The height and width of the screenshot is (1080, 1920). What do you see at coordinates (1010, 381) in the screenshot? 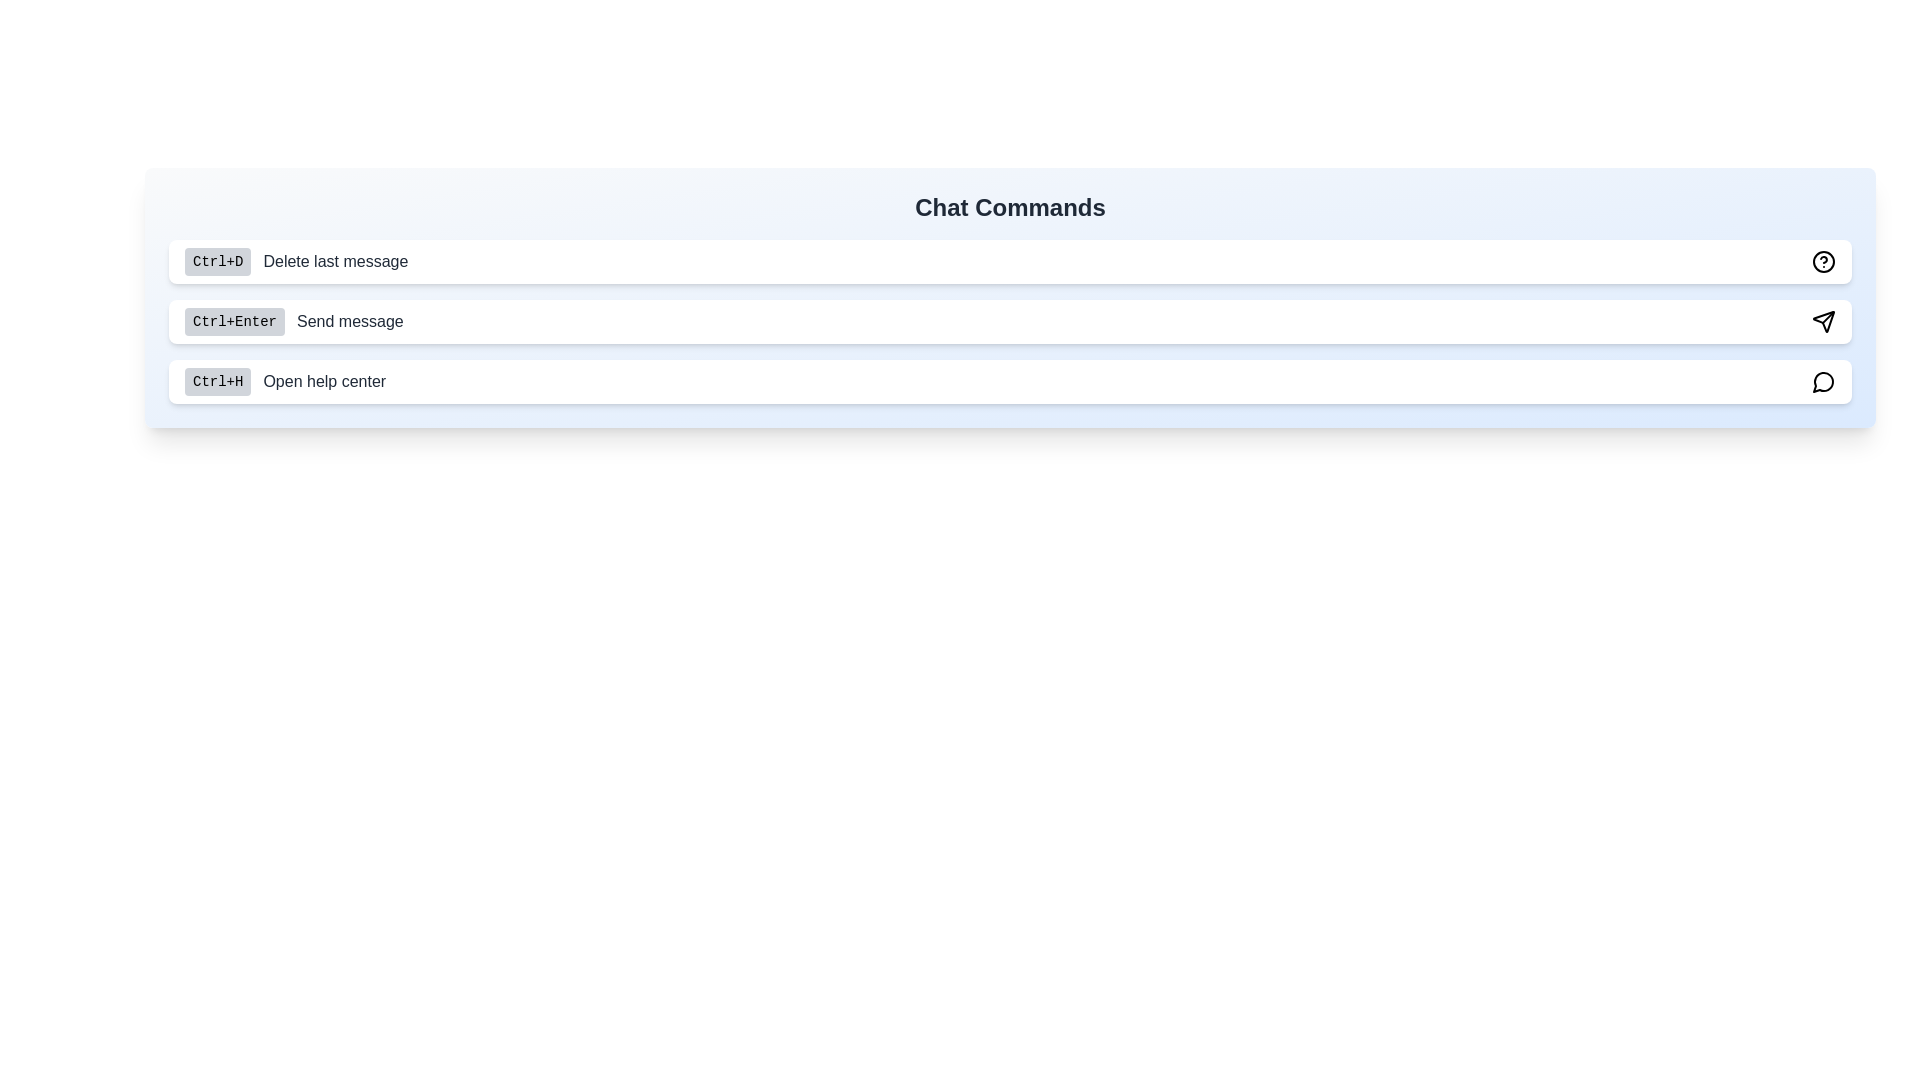
I see `the clickable informational block containing 'Ctrl+H' and 'Open help center'` at bounding box center [1010, 381].